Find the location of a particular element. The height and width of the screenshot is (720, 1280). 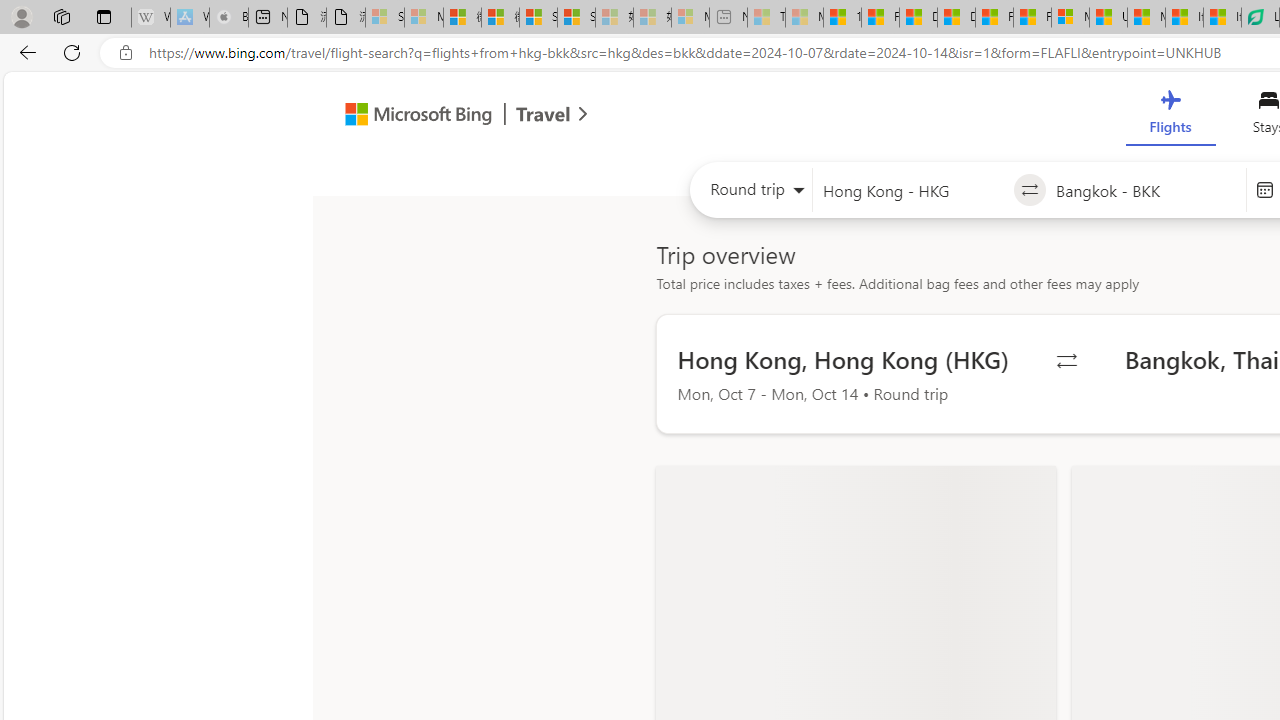

'US Heat Deaths Soared To Record High Last Year' is located at coordinates (1108, 17).